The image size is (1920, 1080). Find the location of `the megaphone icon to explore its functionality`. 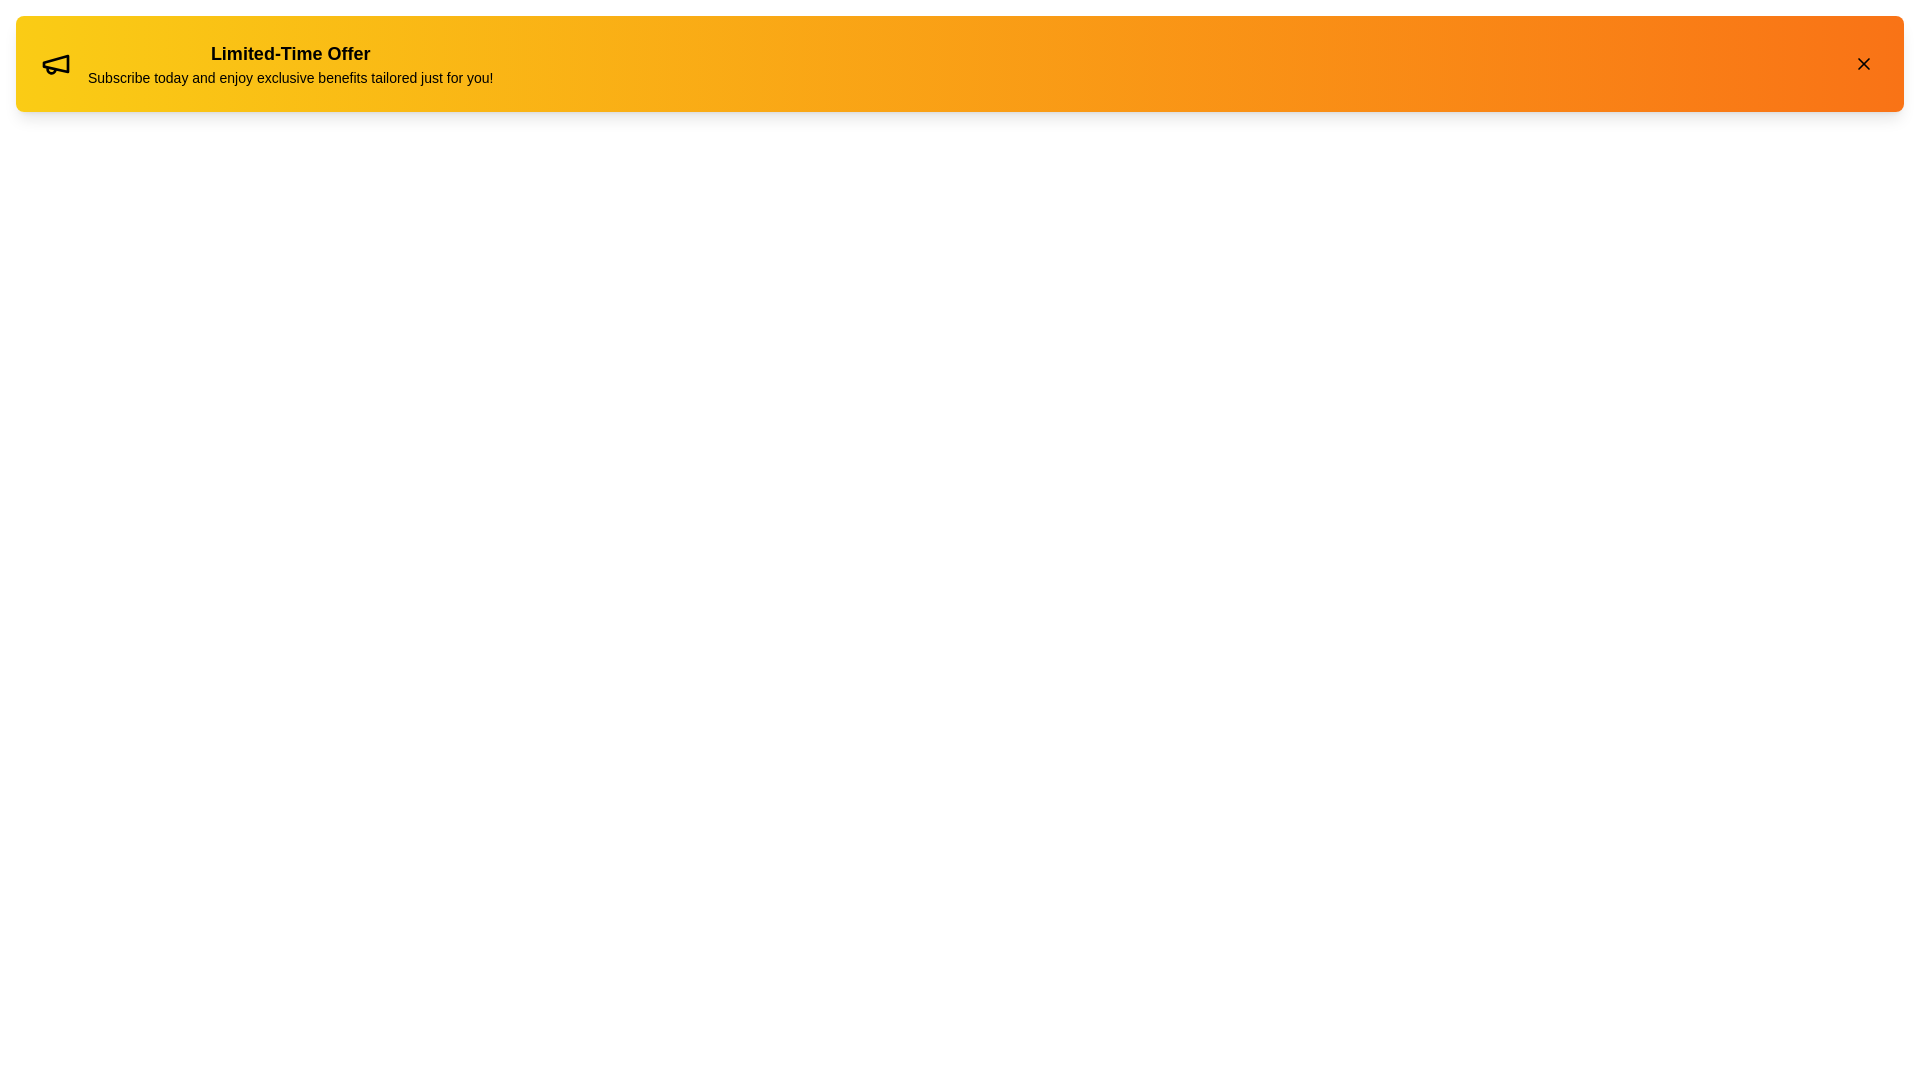

the megaphone icon to explore its functionality is located at coordinates (56, 63).